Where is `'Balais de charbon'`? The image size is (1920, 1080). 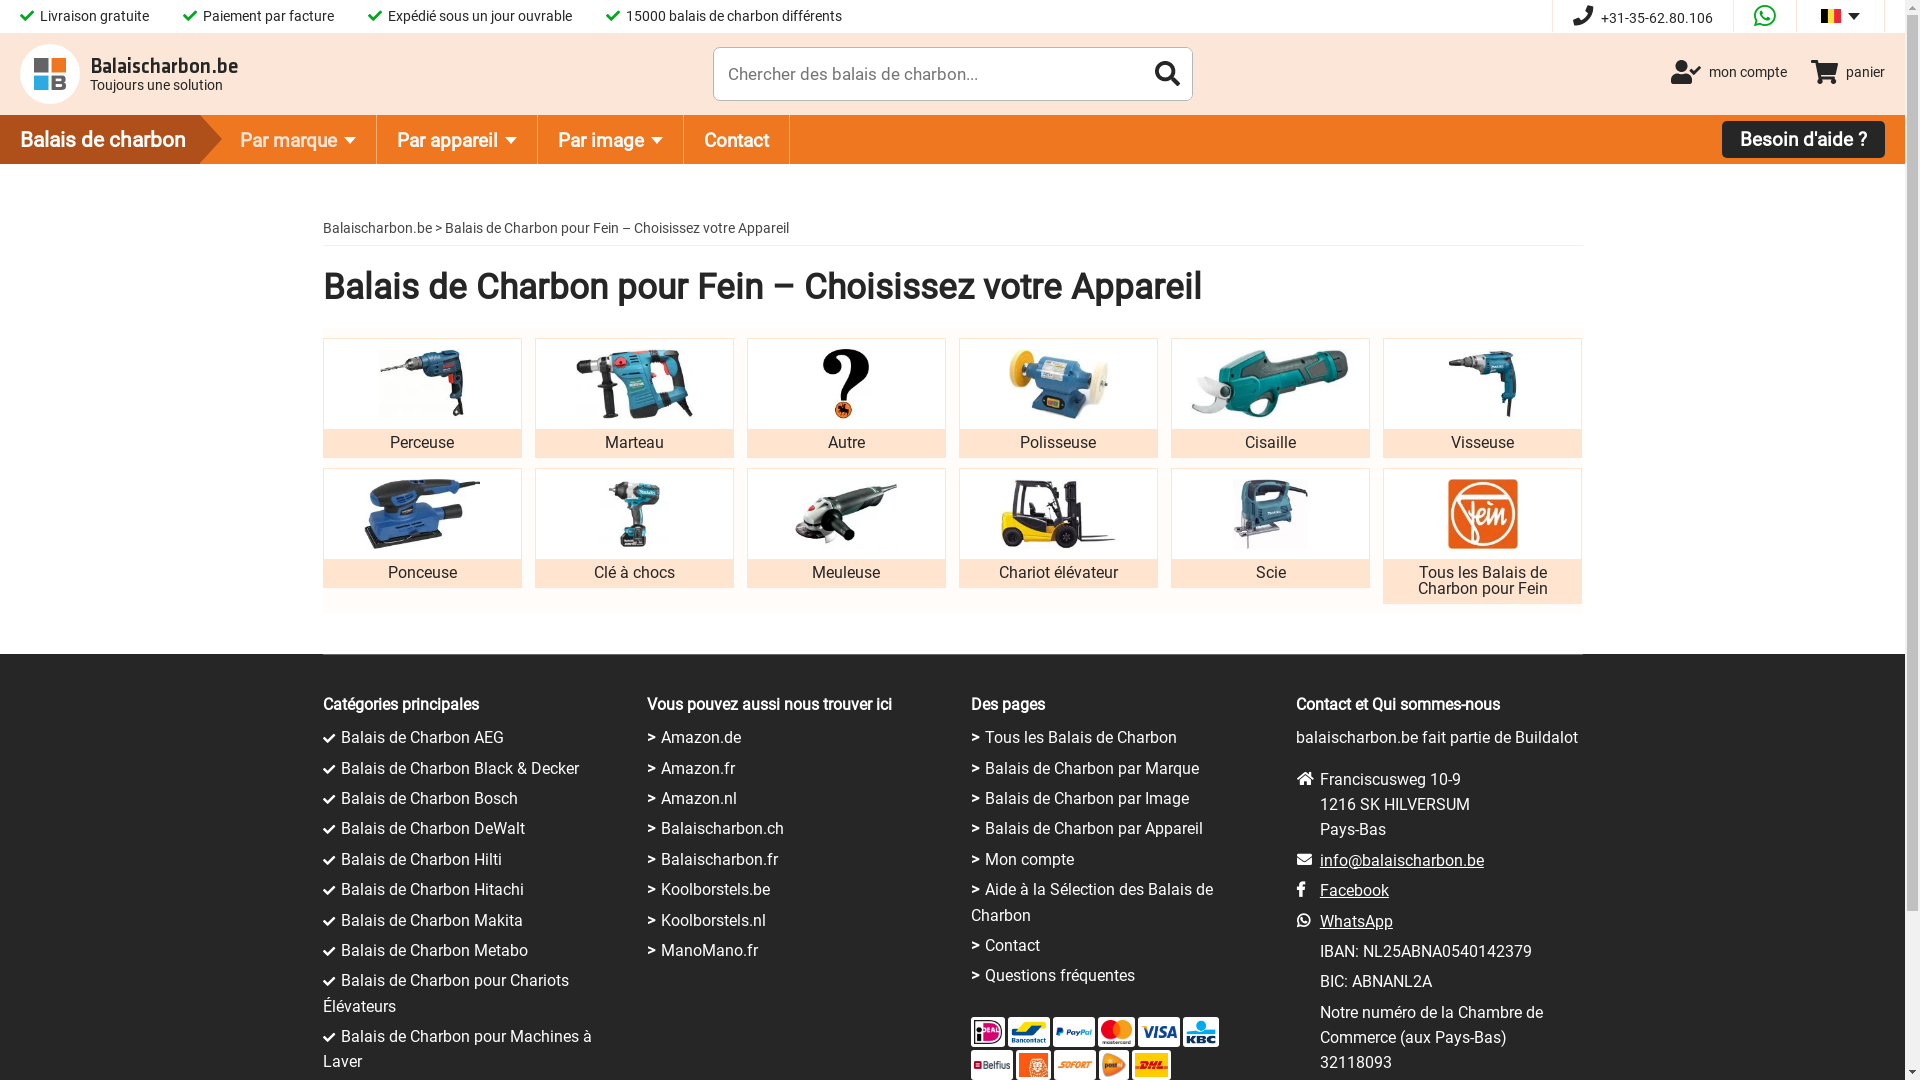 'Balais de charbon' is located at coordinates (119, 137).